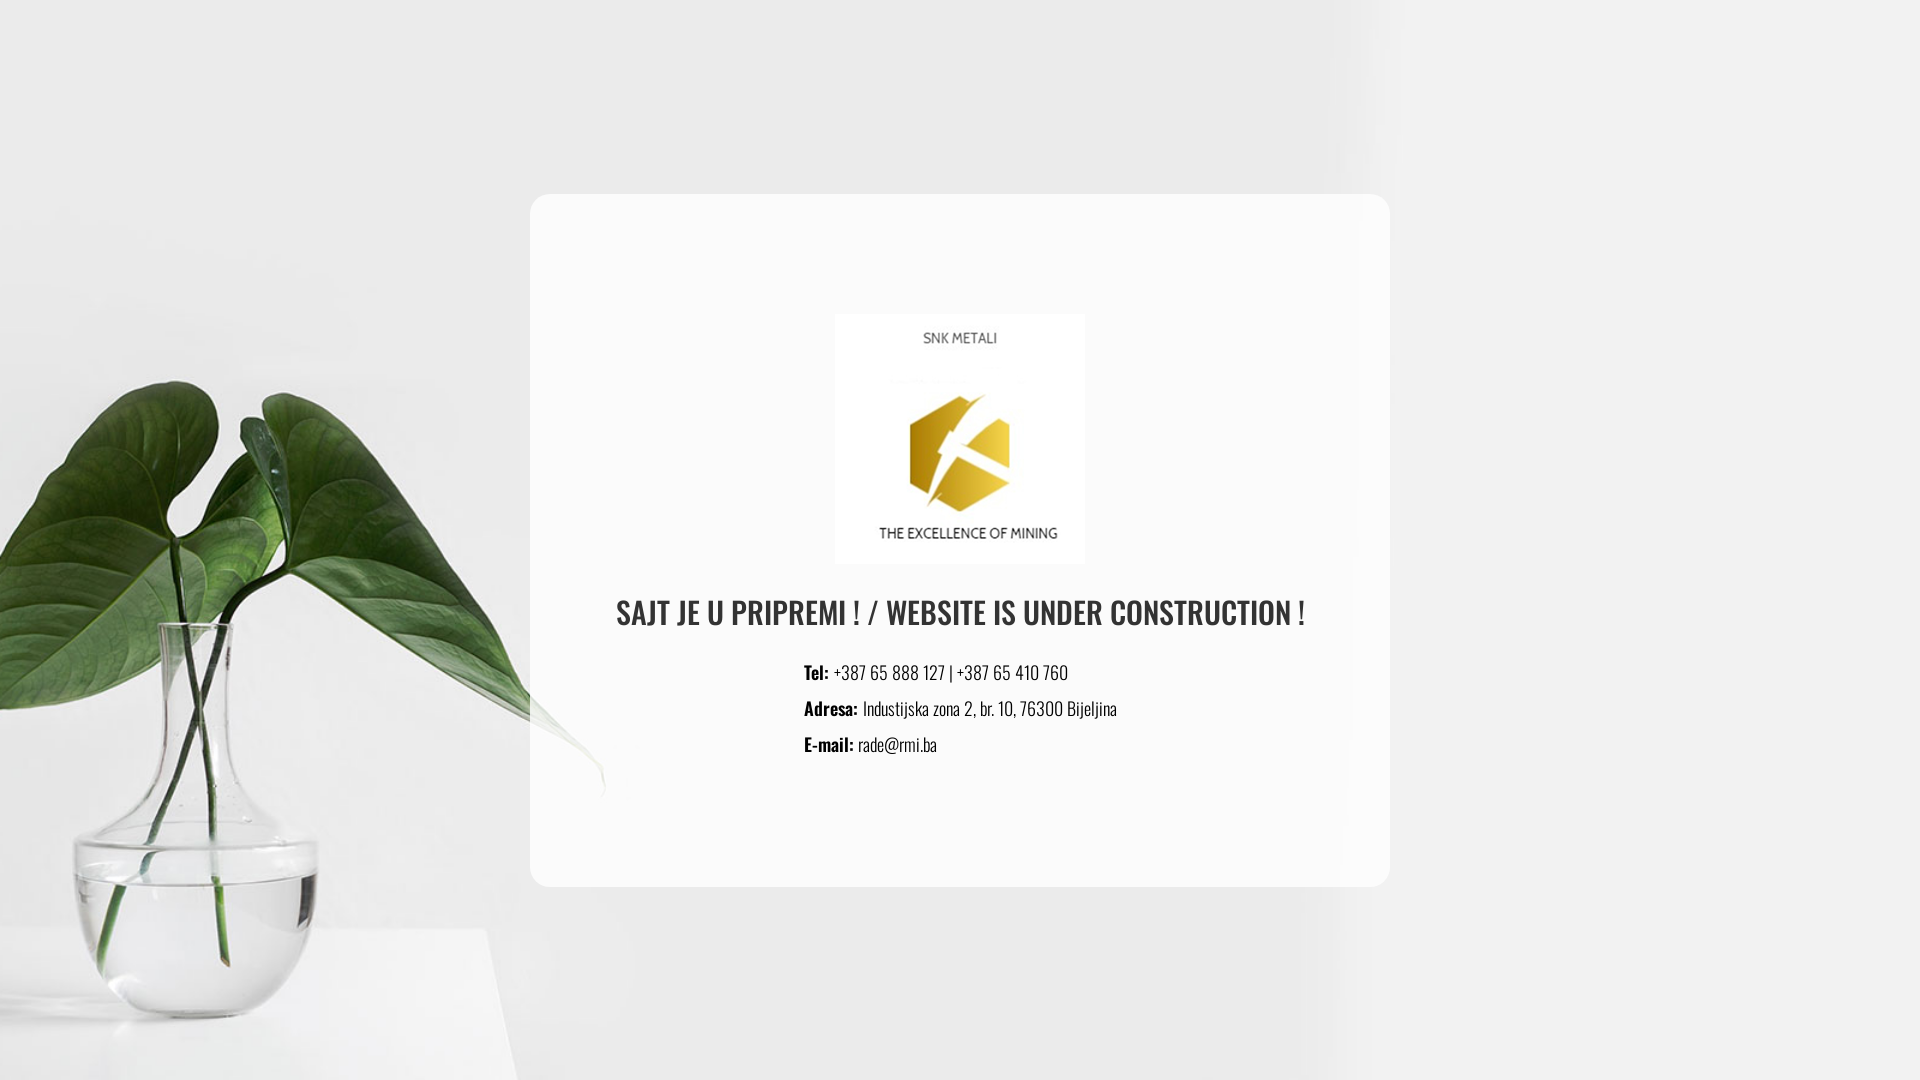 Image resolution: width=1920 pixels, height=1080 pixels. What do you see at coordinates (870, 743) in the screenshot?
I see `'E-mail: rade@rmi.ba'` at bounding box center [870, 743].